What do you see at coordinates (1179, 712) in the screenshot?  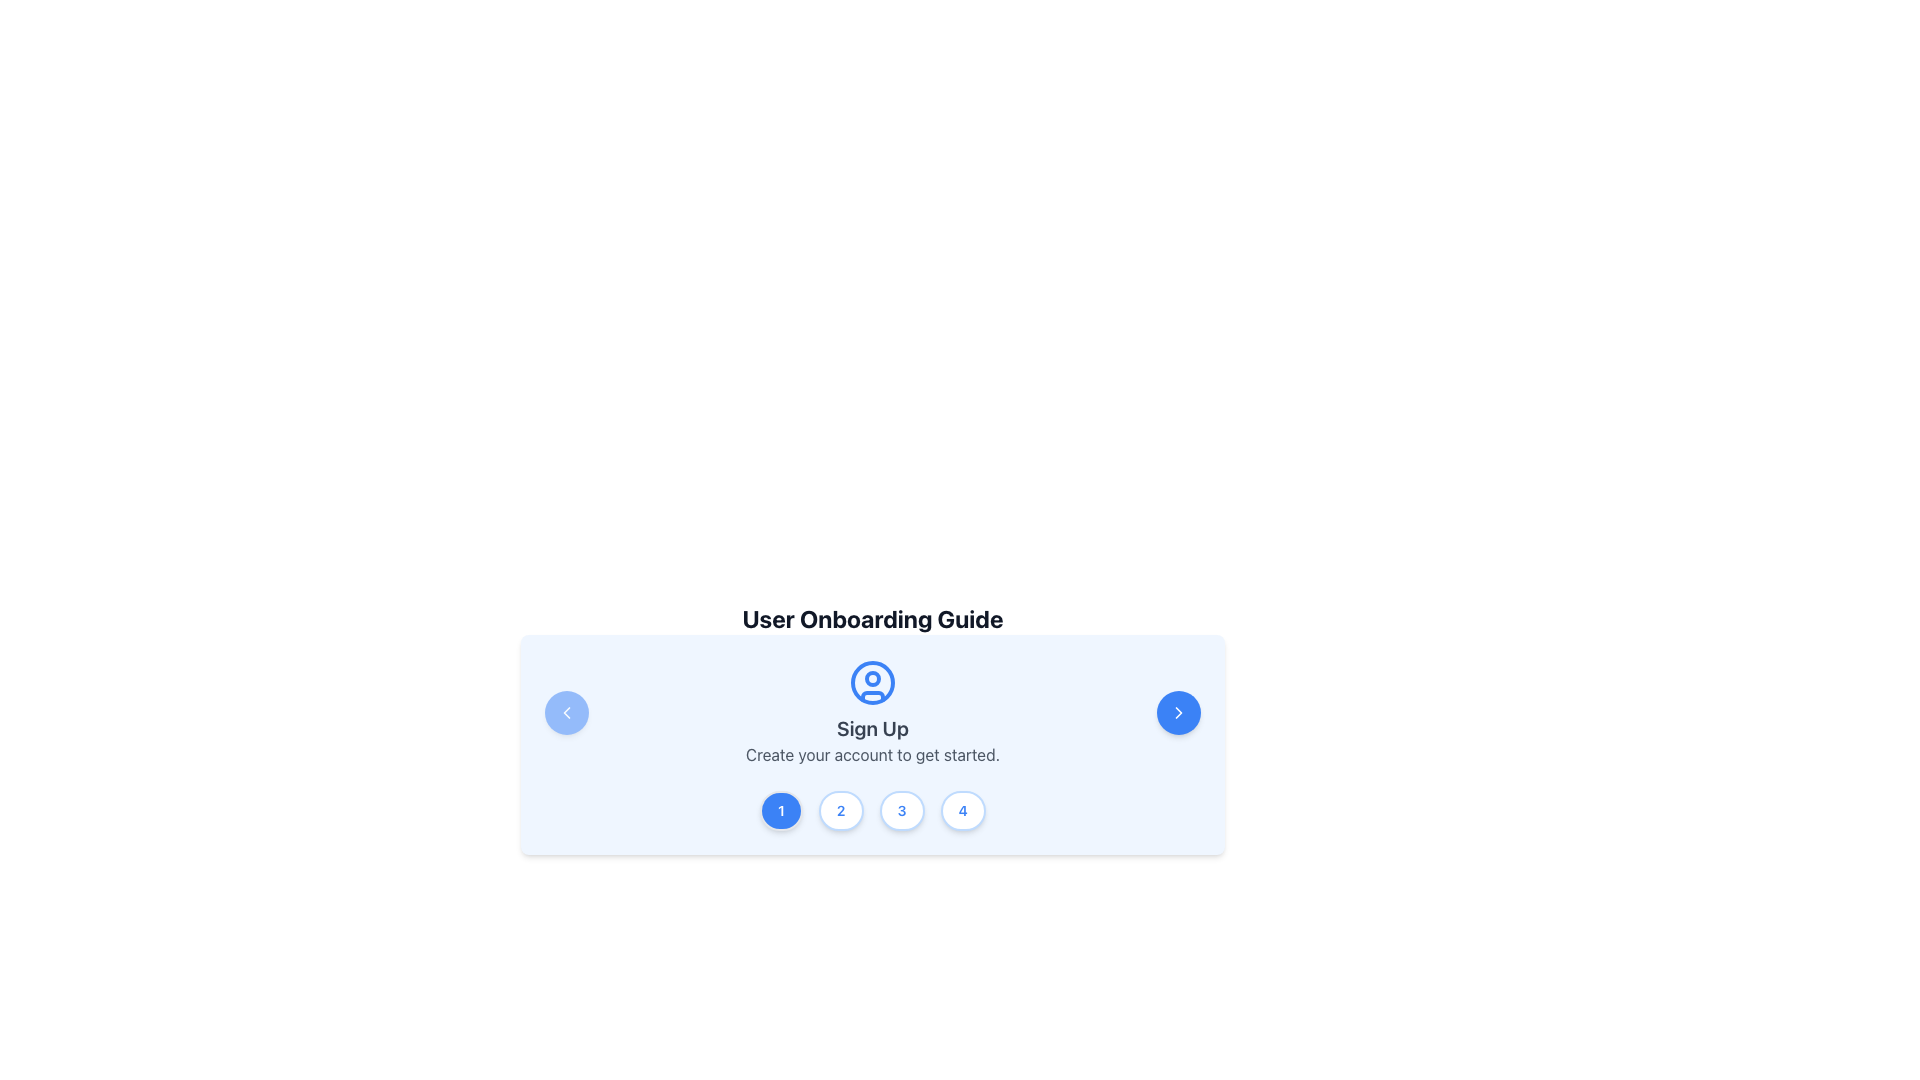 I see `the chevron icon located at the rightmost edge of a circular button in the bottom-right corner of the user onboarding card interface` at bounding box center [1179, 712].